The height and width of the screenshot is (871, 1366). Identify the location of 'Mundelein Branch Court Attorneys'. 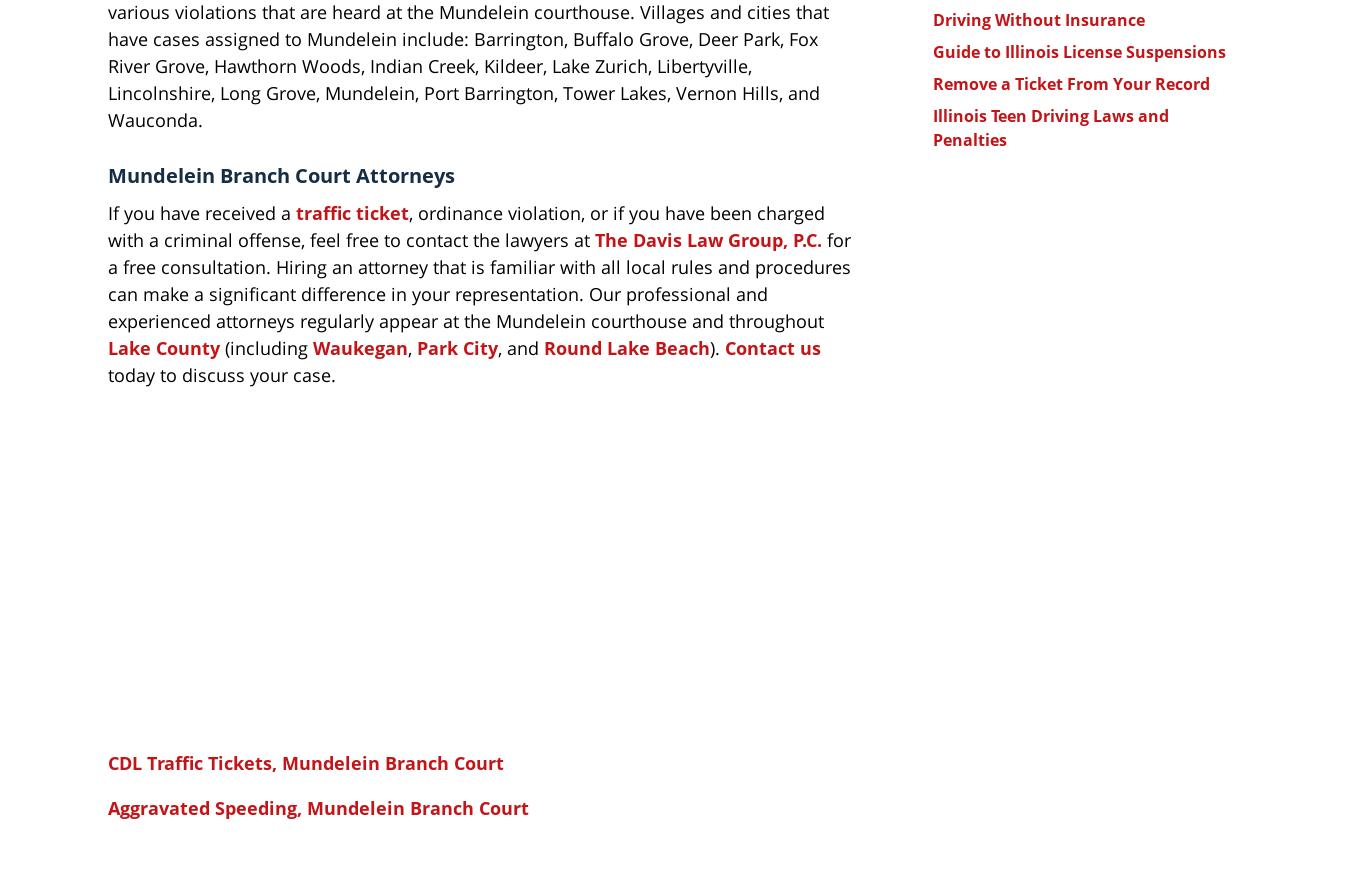
(108, 174).